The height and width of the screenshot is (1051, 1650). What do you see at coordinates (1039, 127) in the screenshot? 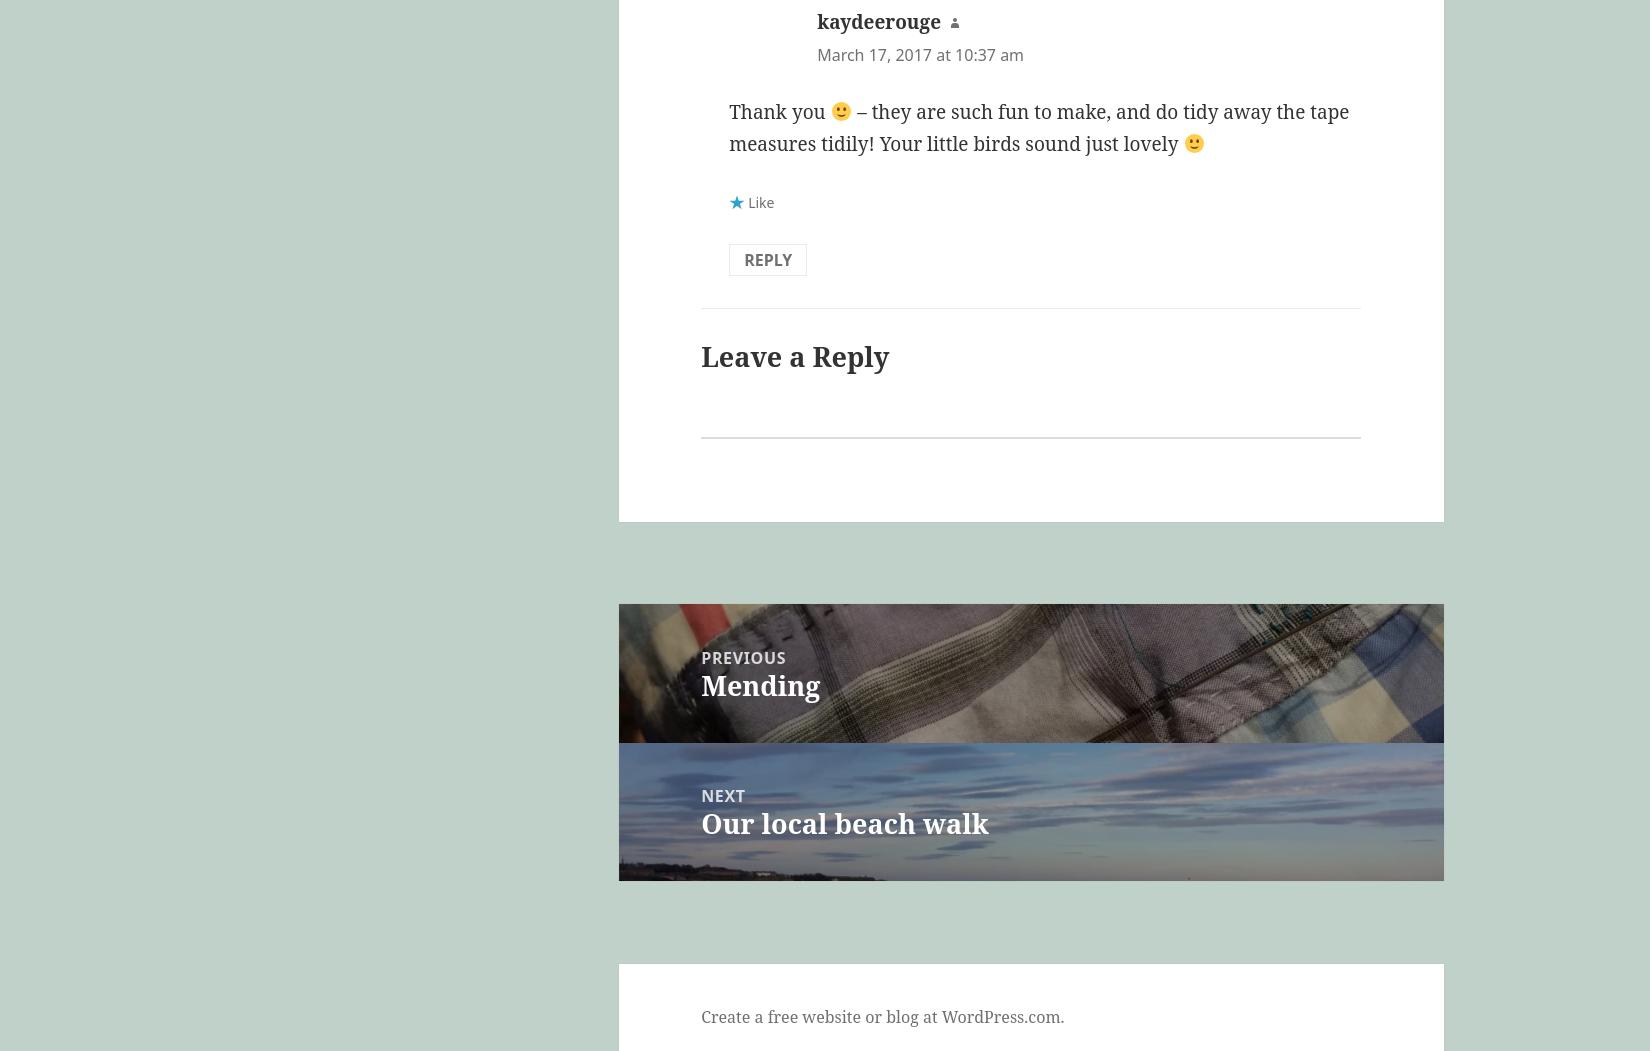
I see `'– they are such fun to make, and do tidy away the tape measures tidily!  Your little birds sound just lovely'` at bounding box center [1039, 127].